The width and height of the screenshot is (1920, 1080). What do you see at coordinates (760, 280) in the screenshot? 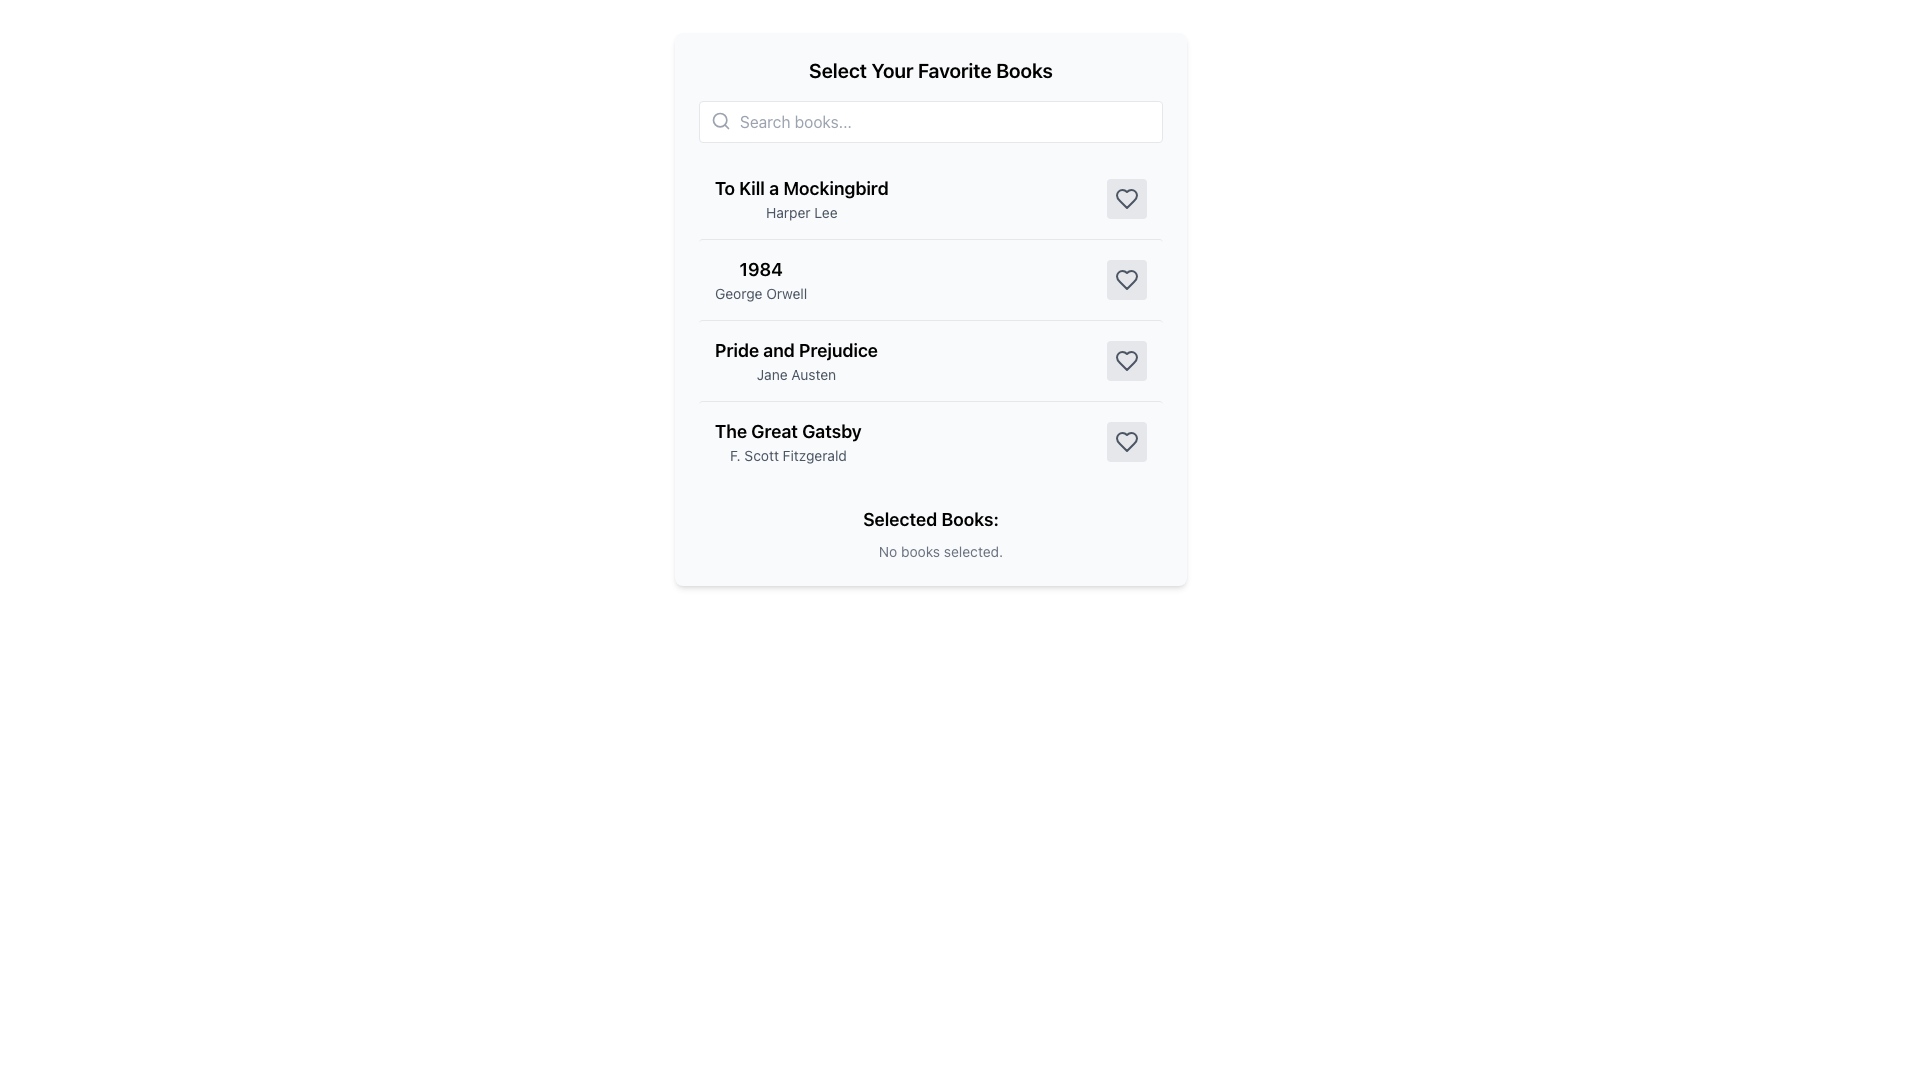
I see `the text label displaying the book title '1984' by George Orwell, which is the second item in the book selection list` at bounding box center [760, 280].